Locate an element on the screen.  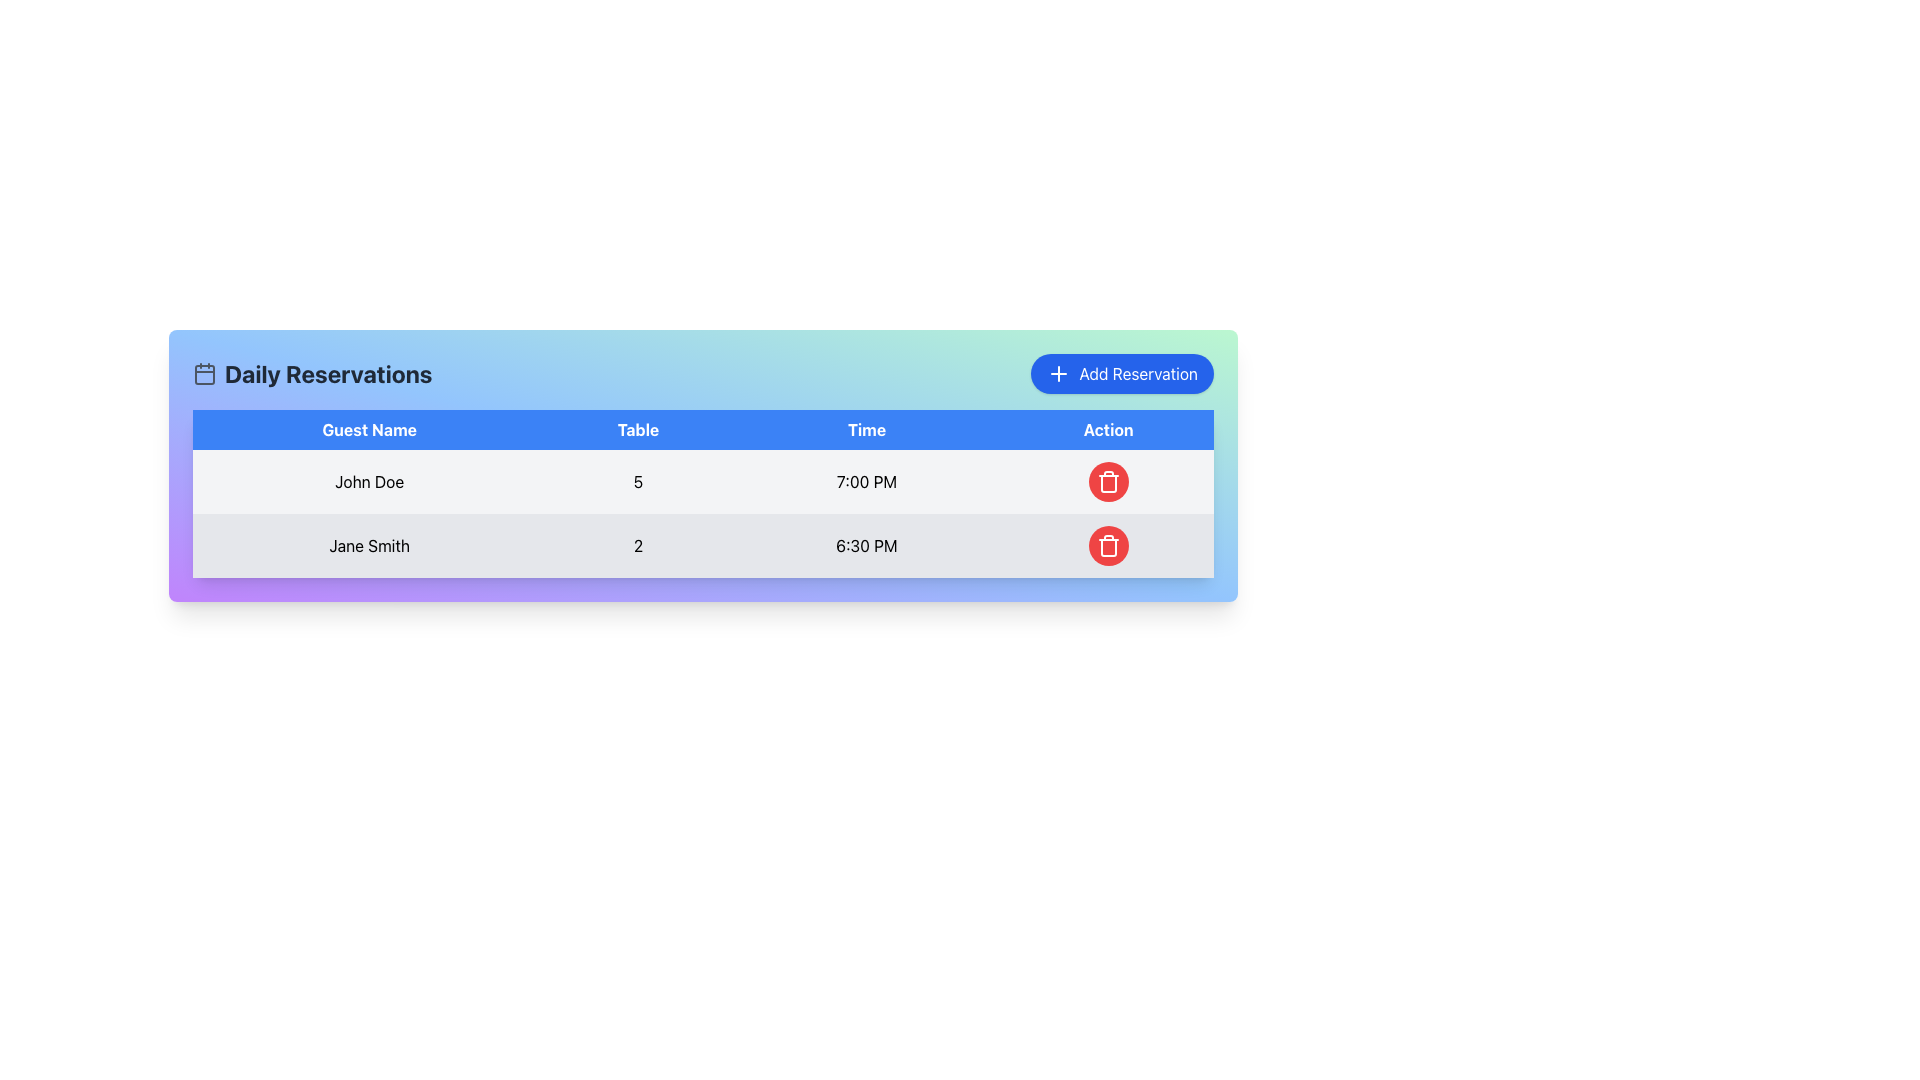
the static text display element containing the digit '5', which is the second cell in the first data row of the 'Daily Reservations' table, positioned between 'John Doe' and '7:00 PM' is located at coordinates (637, 482).